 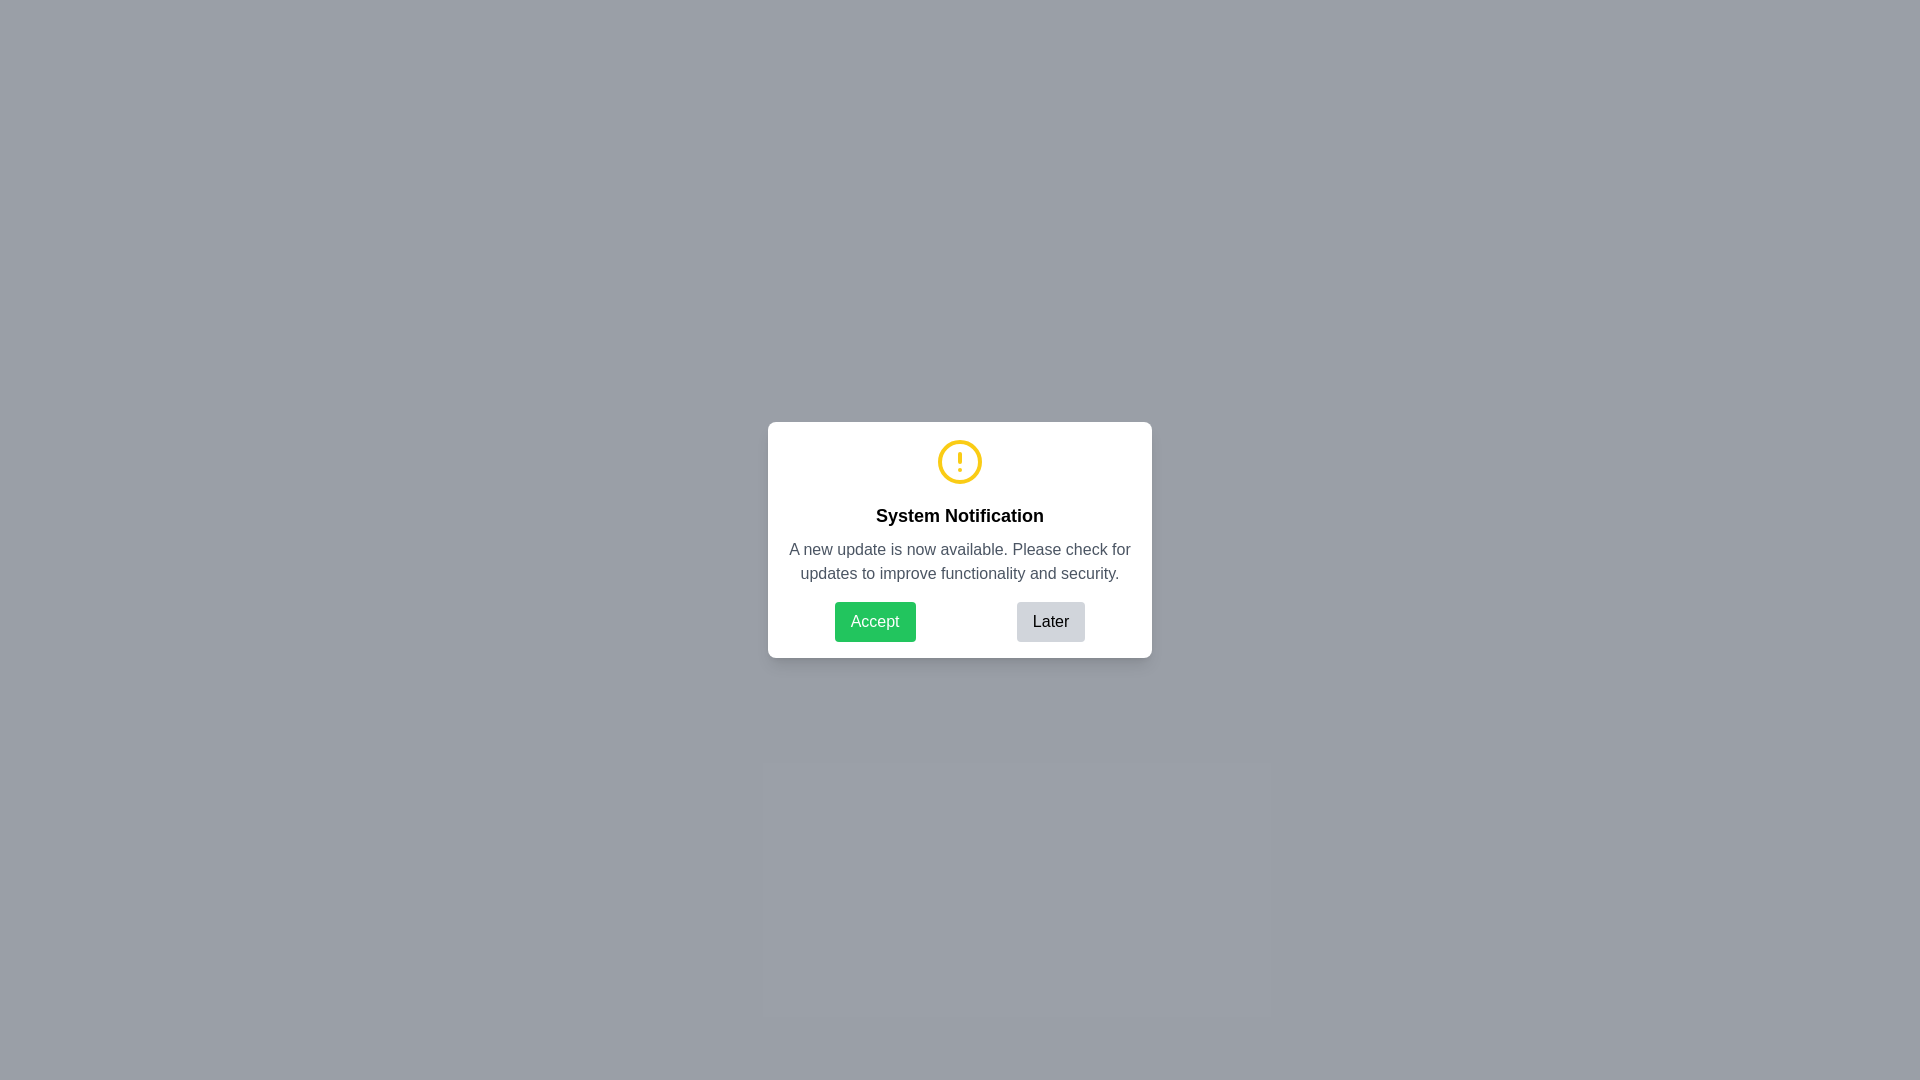 I want to click on the alert icon located at the top-center of the notification dialog box, which is positioned directly above the 'System Notification' text, so click(x=960, y=462).